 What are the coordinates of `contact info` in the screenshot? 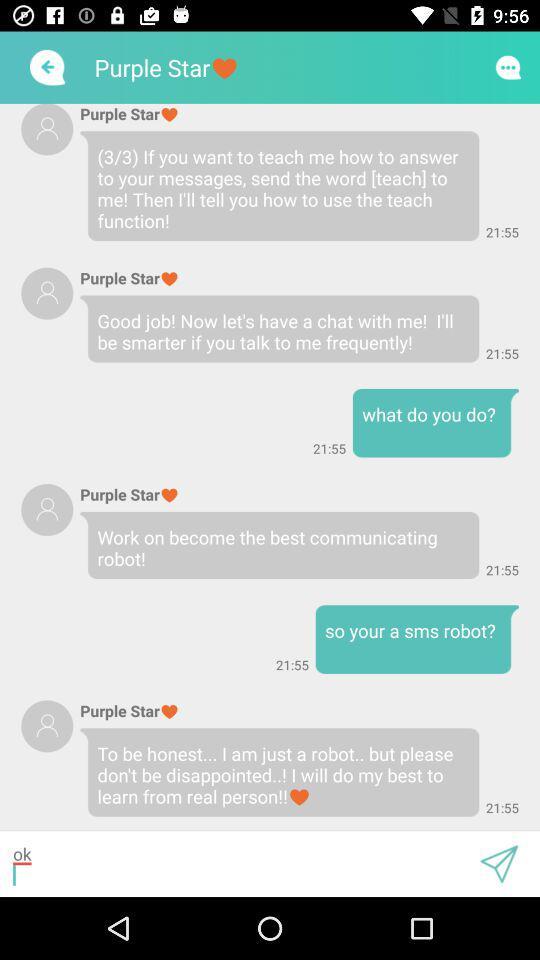 It's located at (47, 508).